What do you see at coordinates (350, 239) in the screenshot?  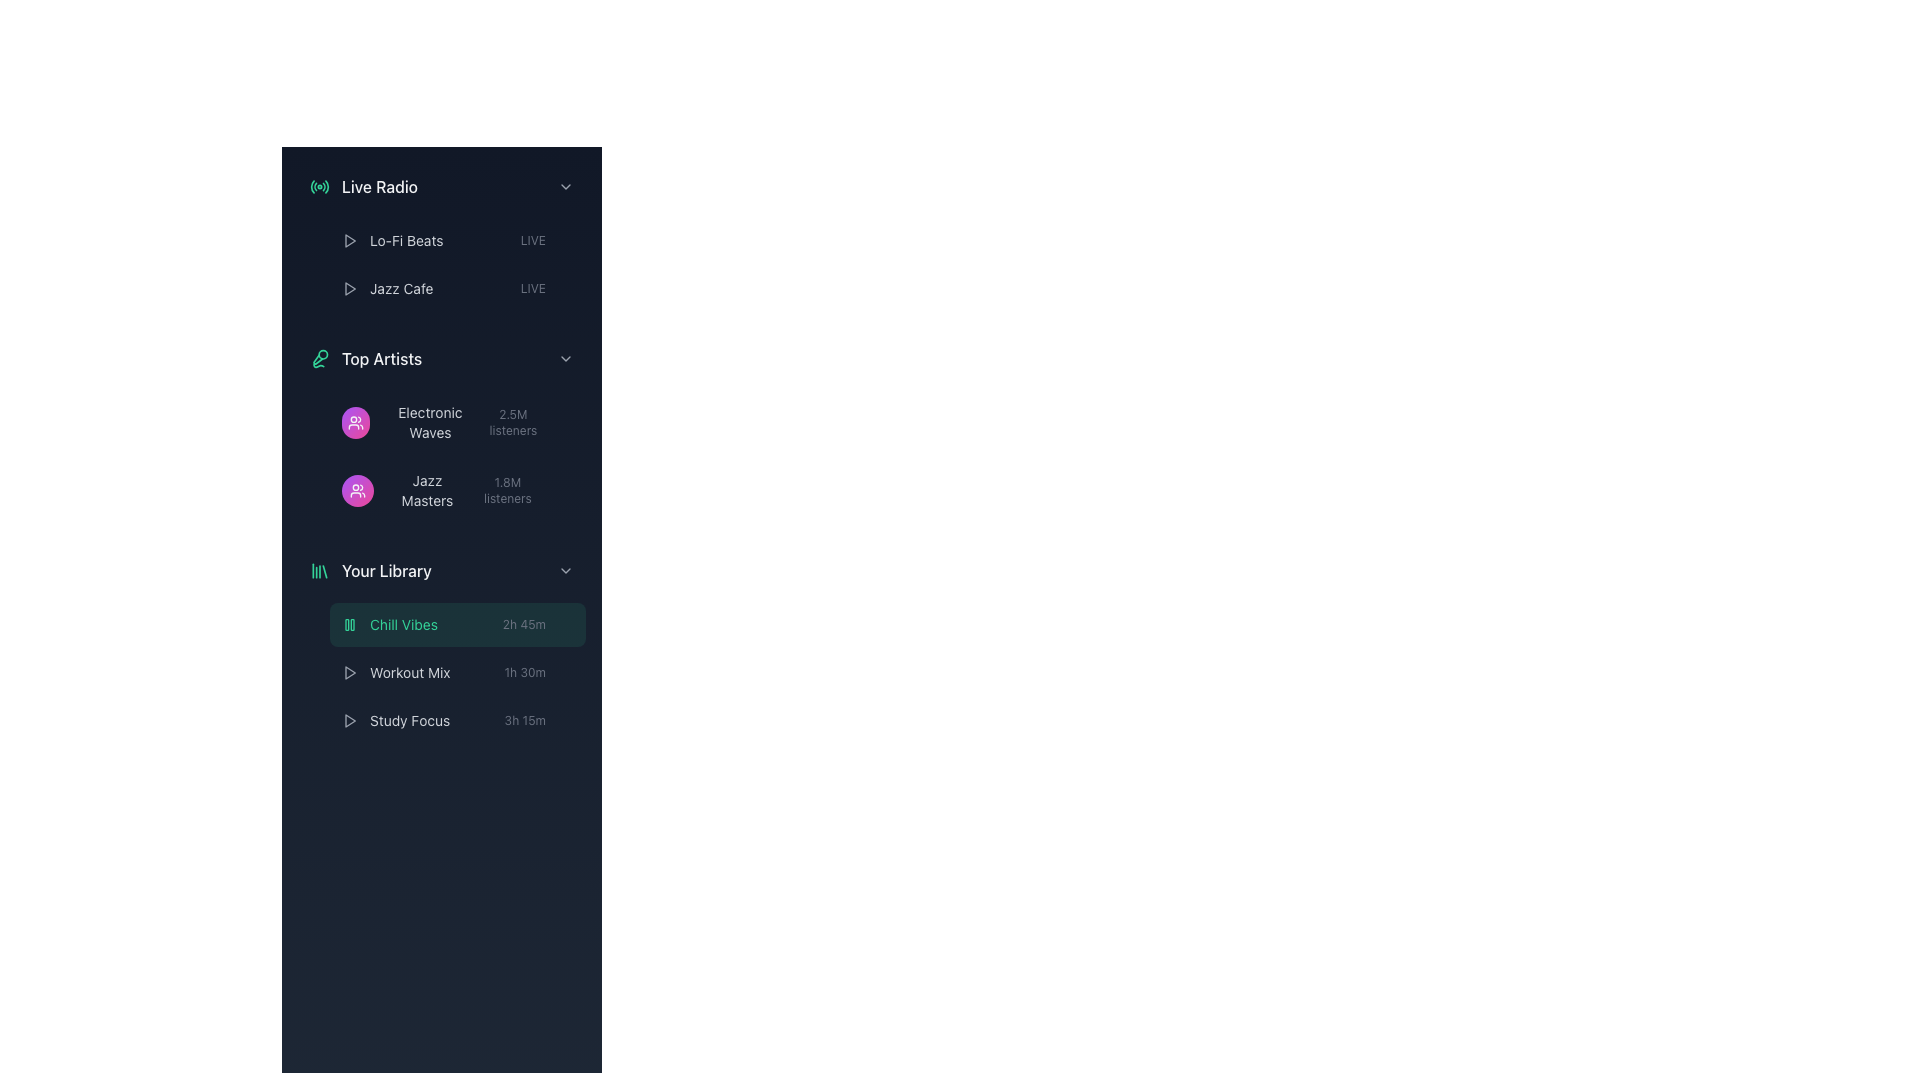 I see `the play button icon for 'Lo-Fi Beats' located in the 'Live Radio' section of the vertical navigation sidebar` at bounding box center [350, 239].